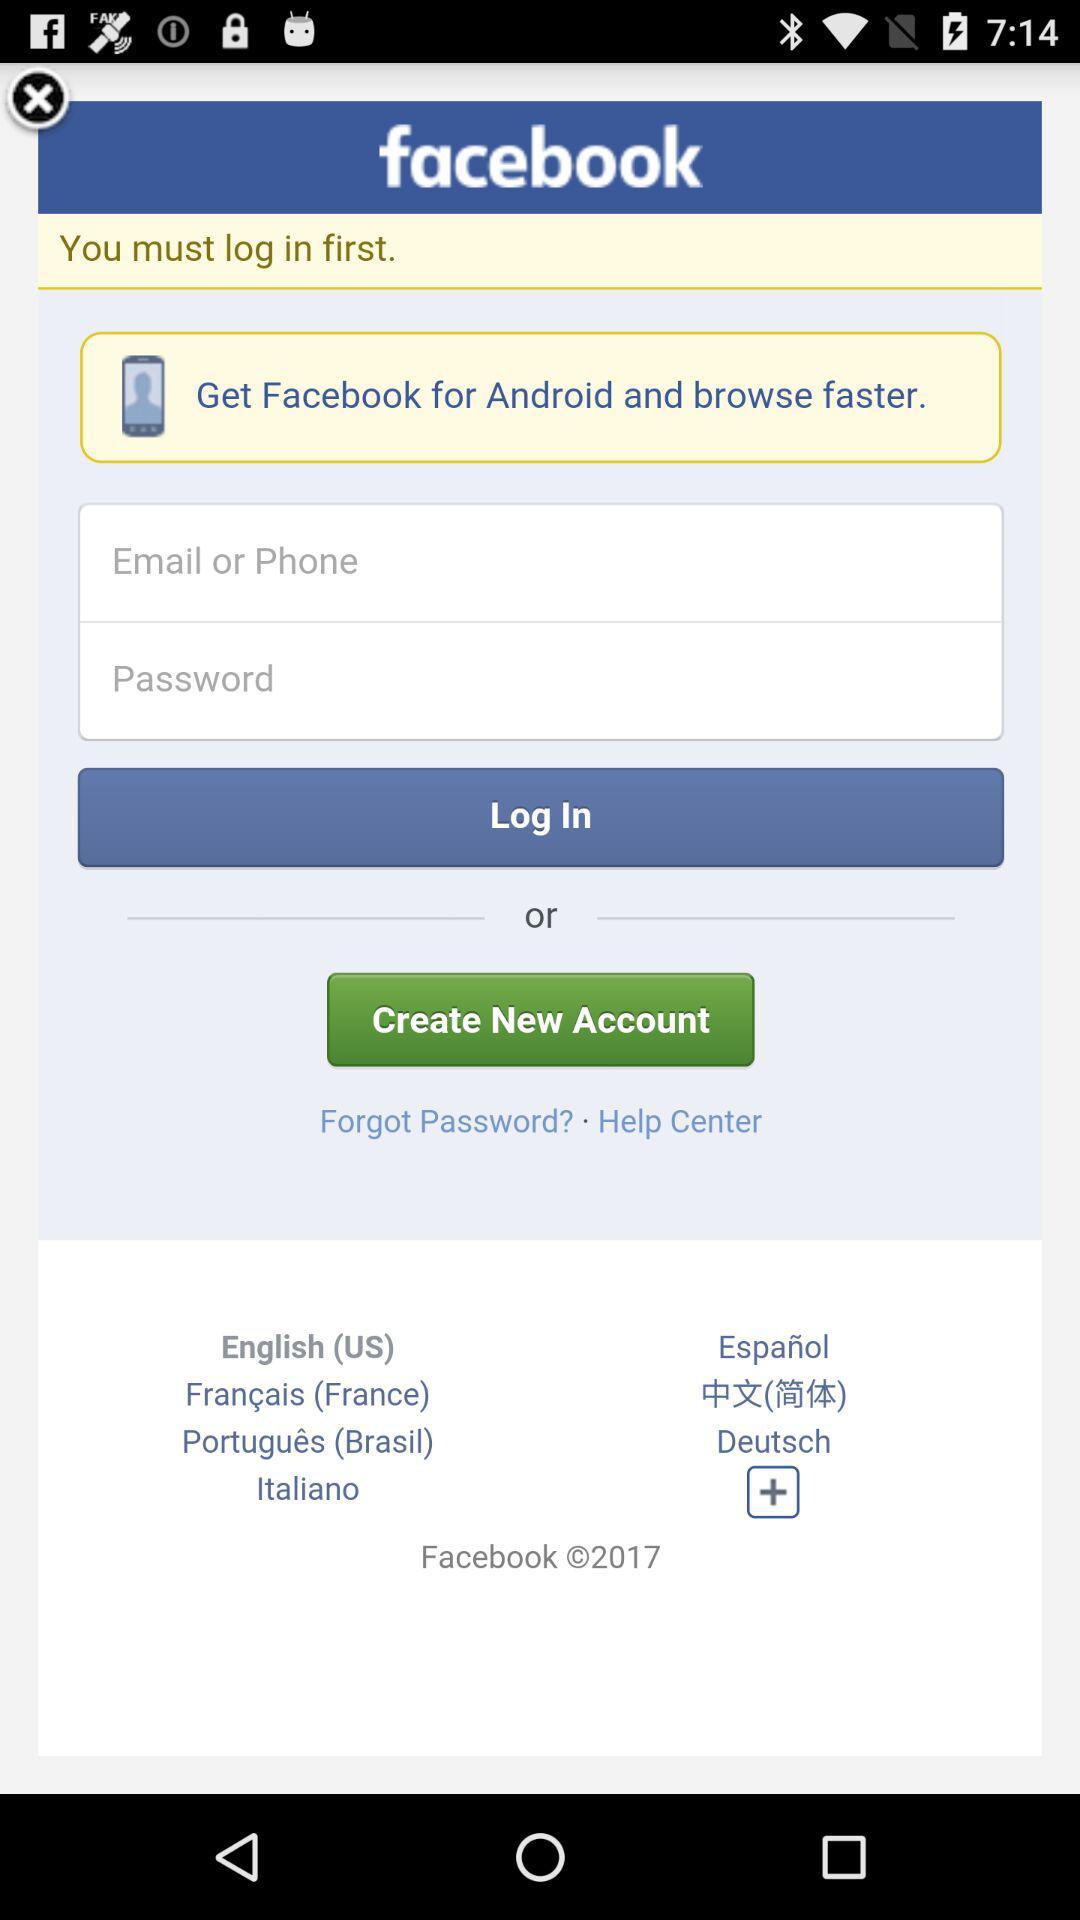  Describe the element at coordinates (38, 100) in the screenshot. I see `window` at that location.